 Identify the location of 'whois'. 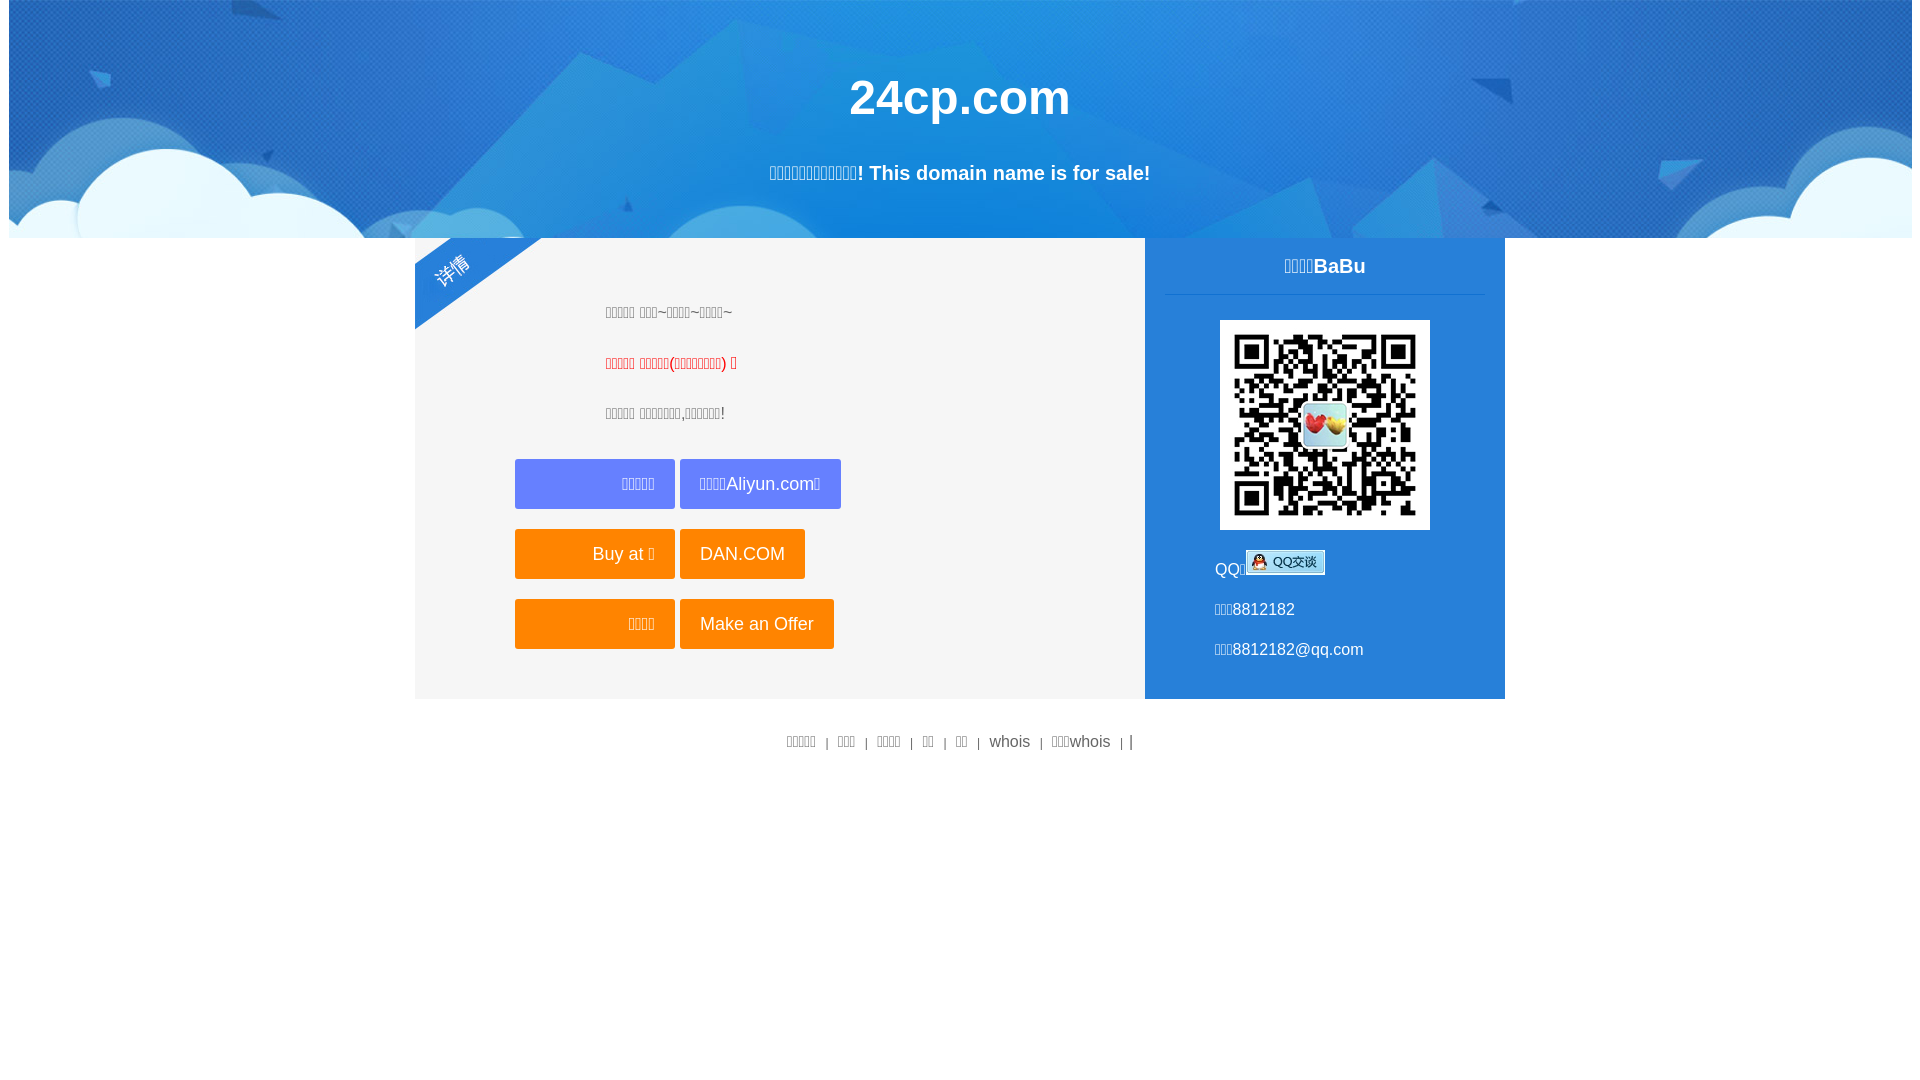
(1009, 741).